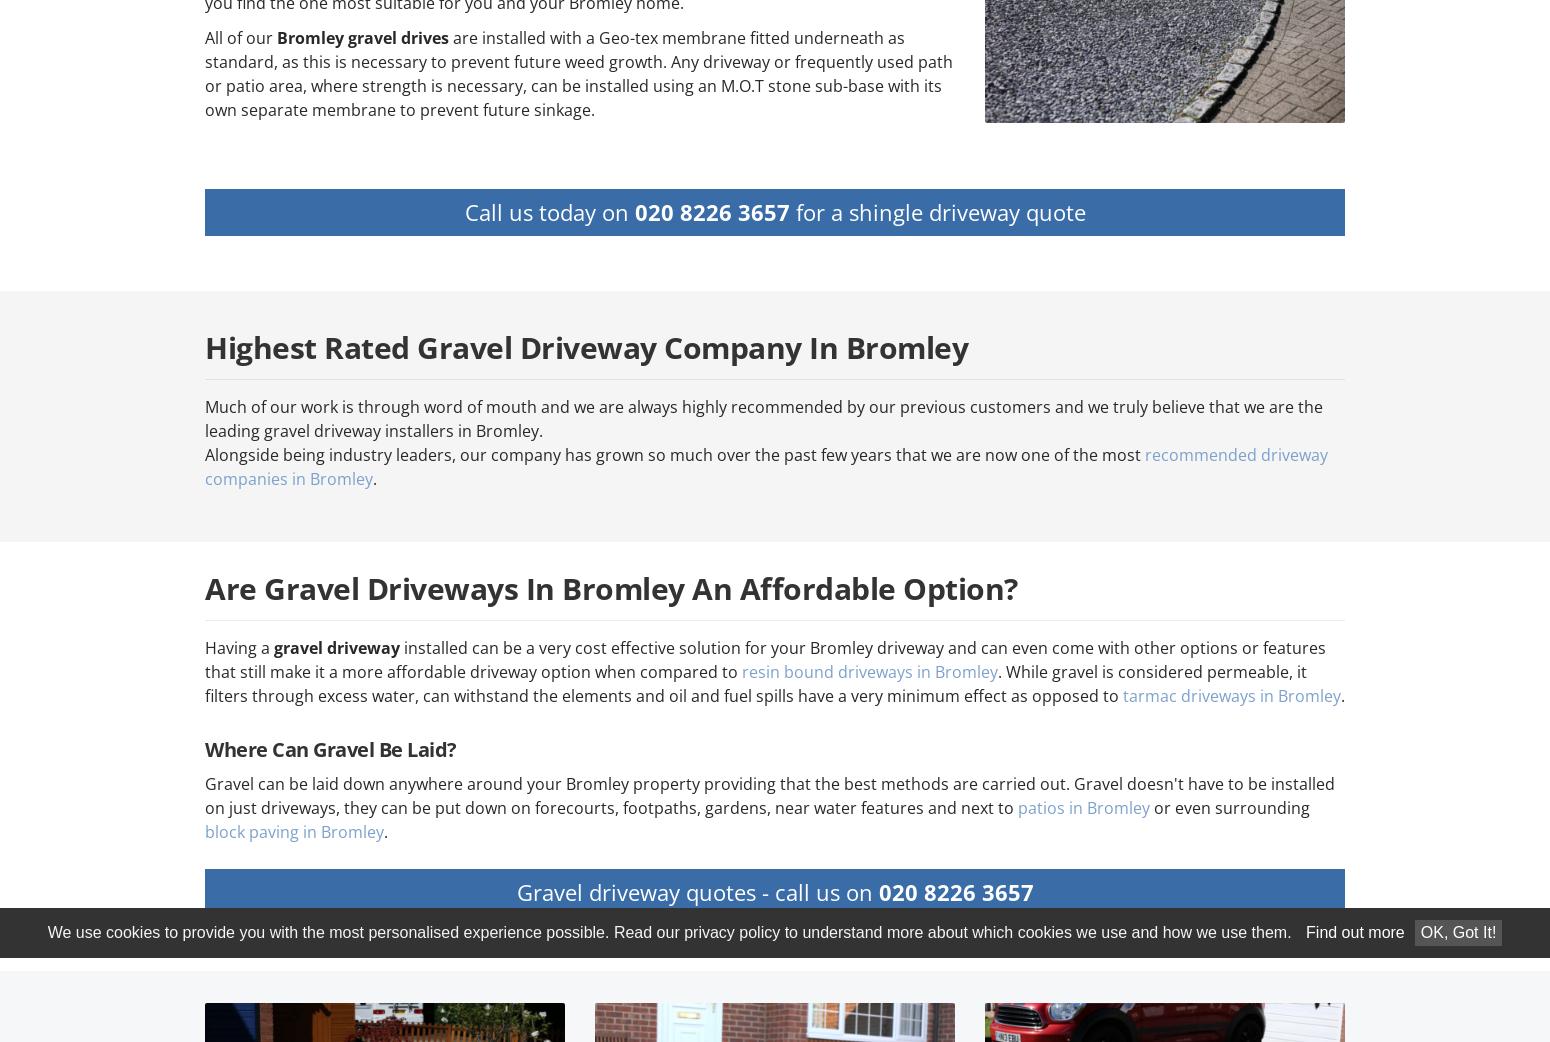 Image resolution: width=1550 pixels, height=1042 pixels. Describe the element at coordinates (276, 35) in the screenshot. I see `'Bromley gravel drives'` at that location.